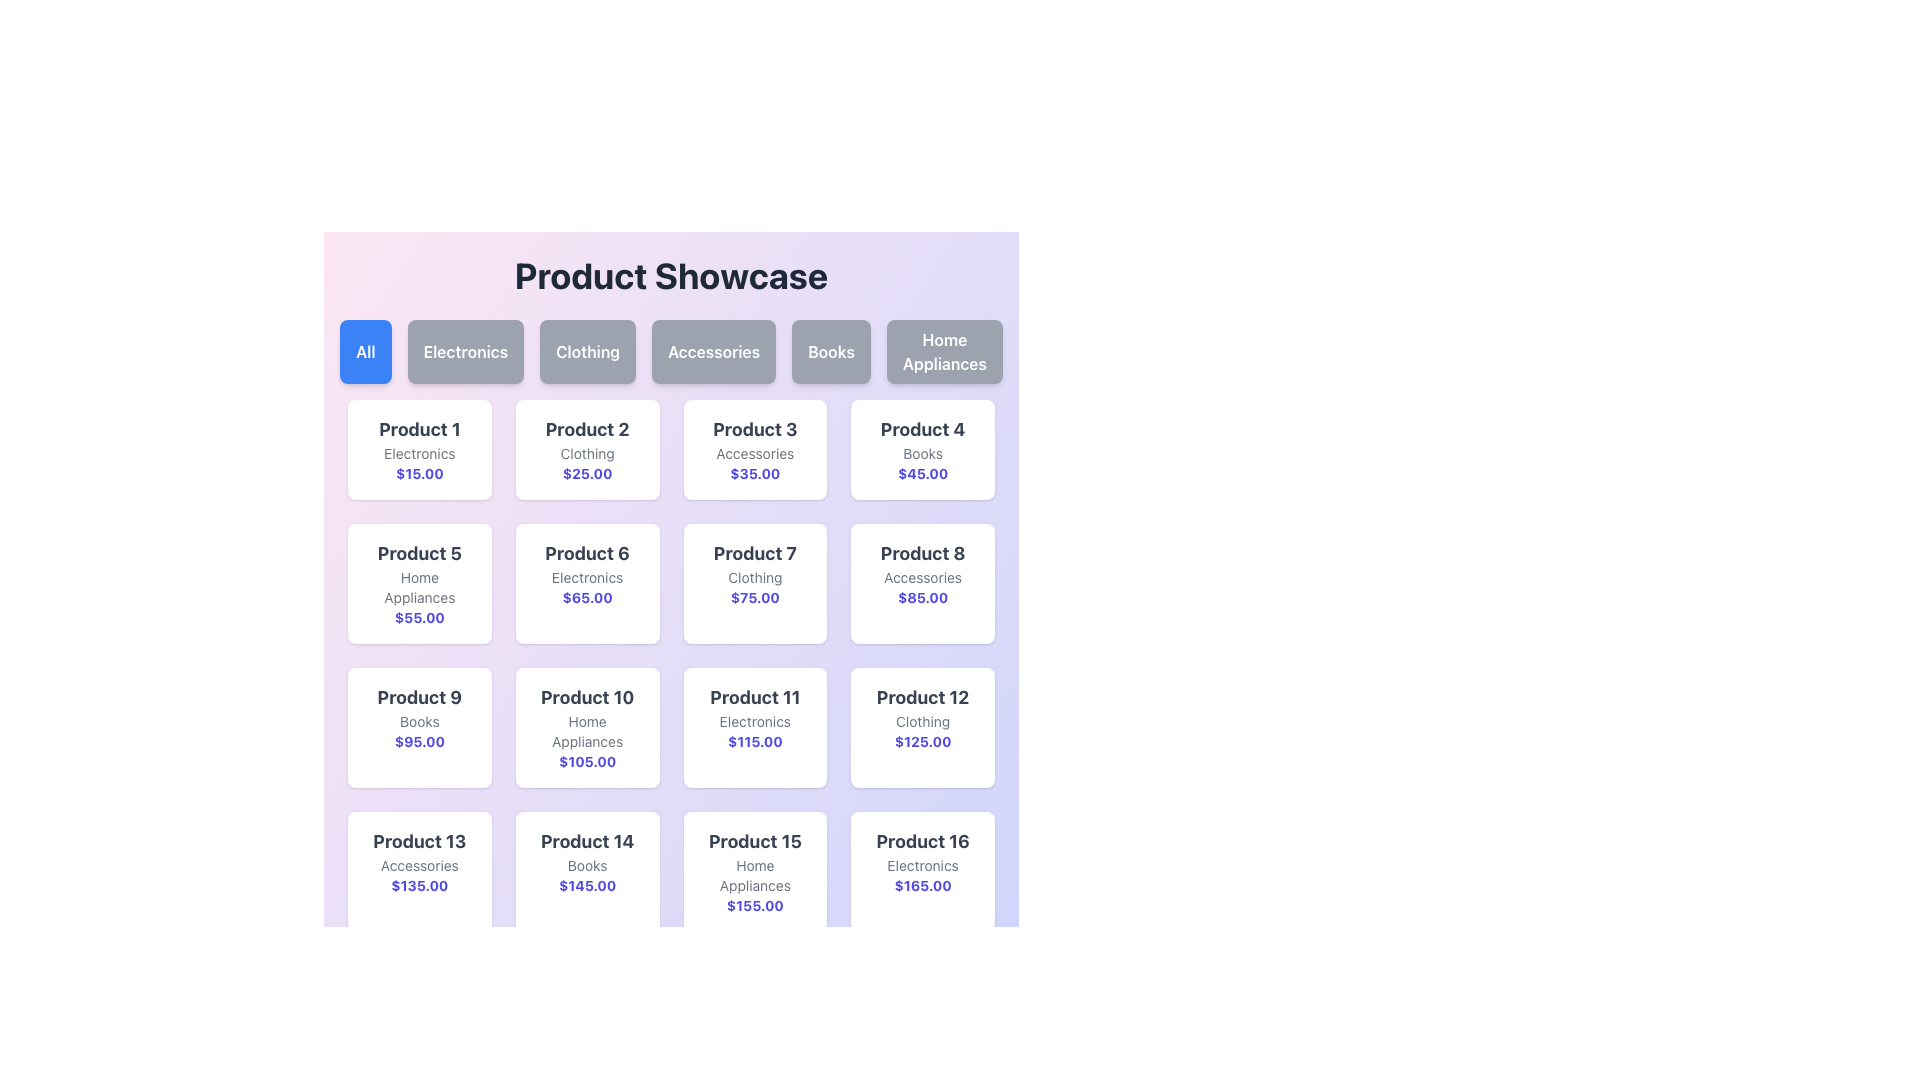 The height and width of the screenshot is (1080, 1920). I want to click on the text label displaying 'Product 13' in bold dark gray, located in the bottom-left corner of the thirteenth product card above the 'Accessories' label and the price '$135.00', so click(418, 841).